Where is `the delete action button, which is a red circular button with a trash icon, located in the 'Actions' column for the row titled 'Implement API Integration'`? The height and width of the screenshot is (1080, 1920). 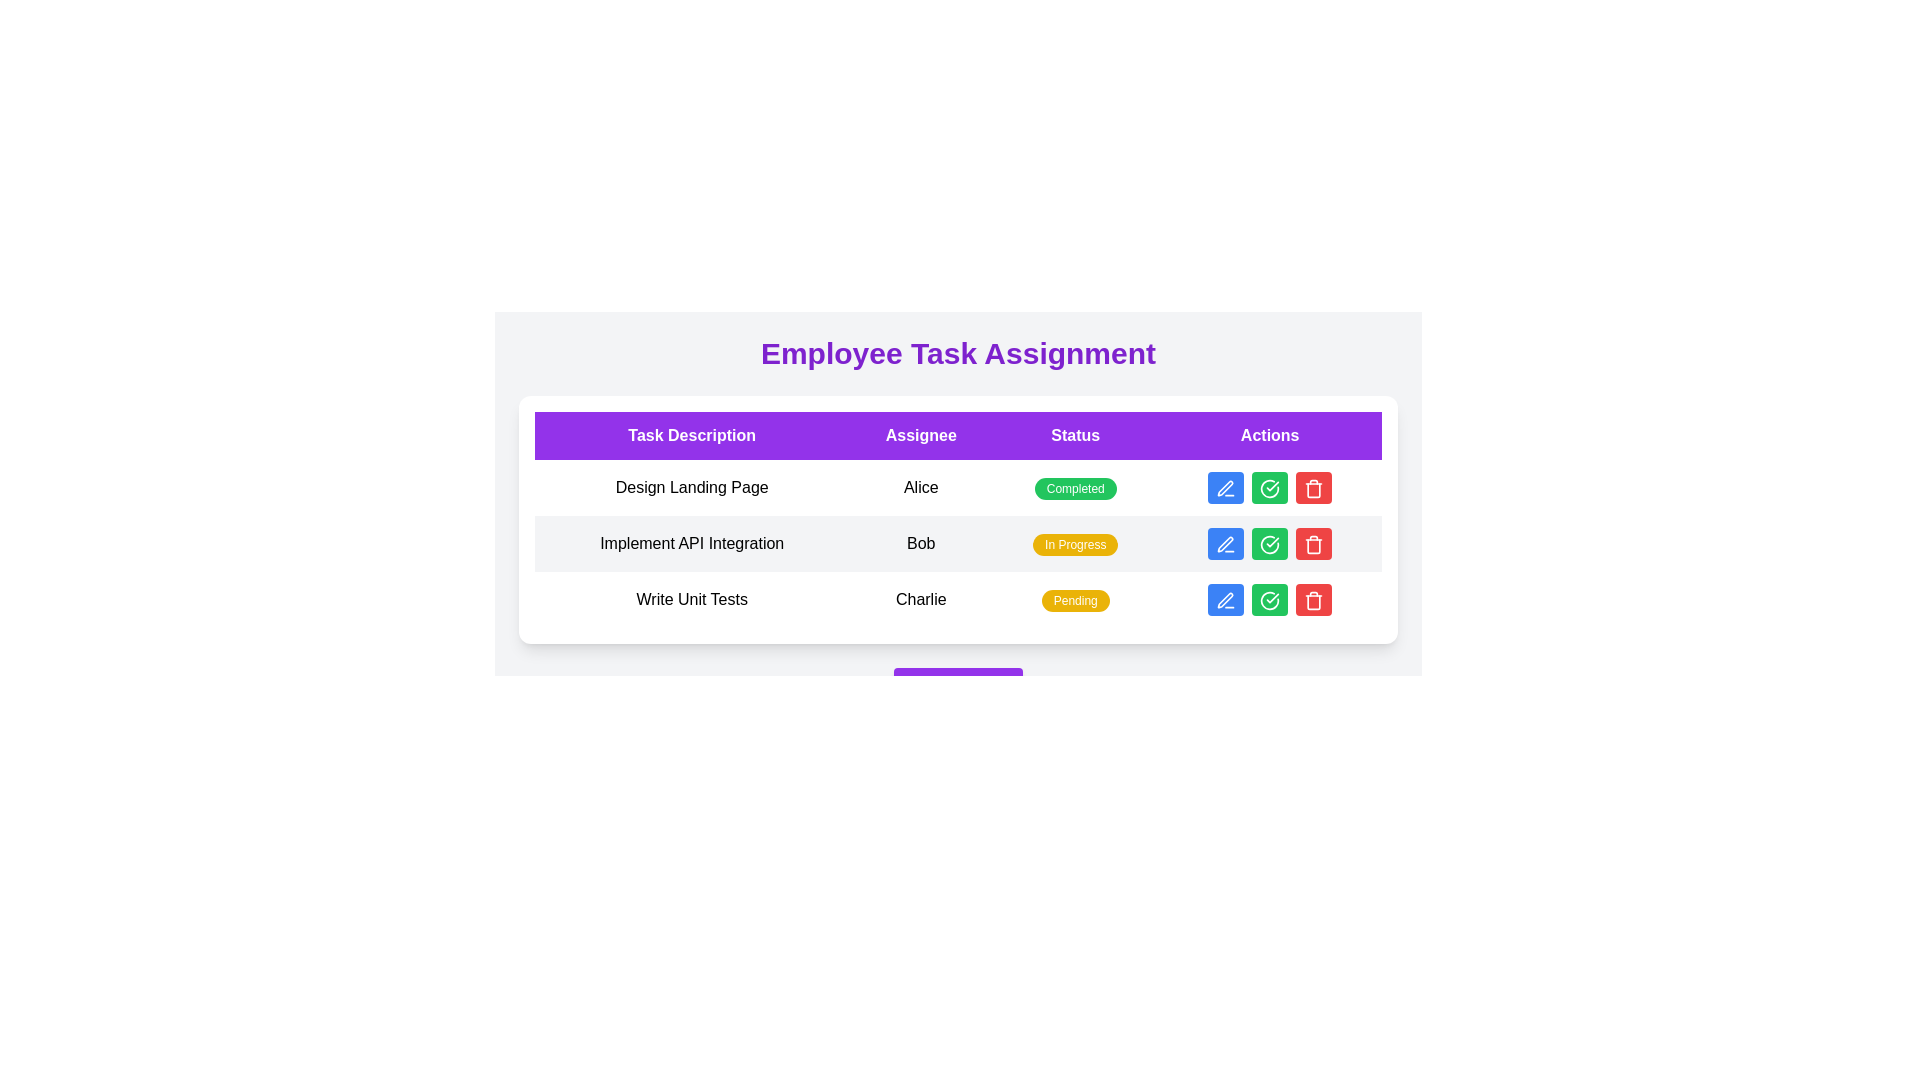
the delete action button, which is a red circular button with a trash icon, located in the 'Actions' column for the row titled 'Implement API Integration' is located at coordinates (1314, 599).